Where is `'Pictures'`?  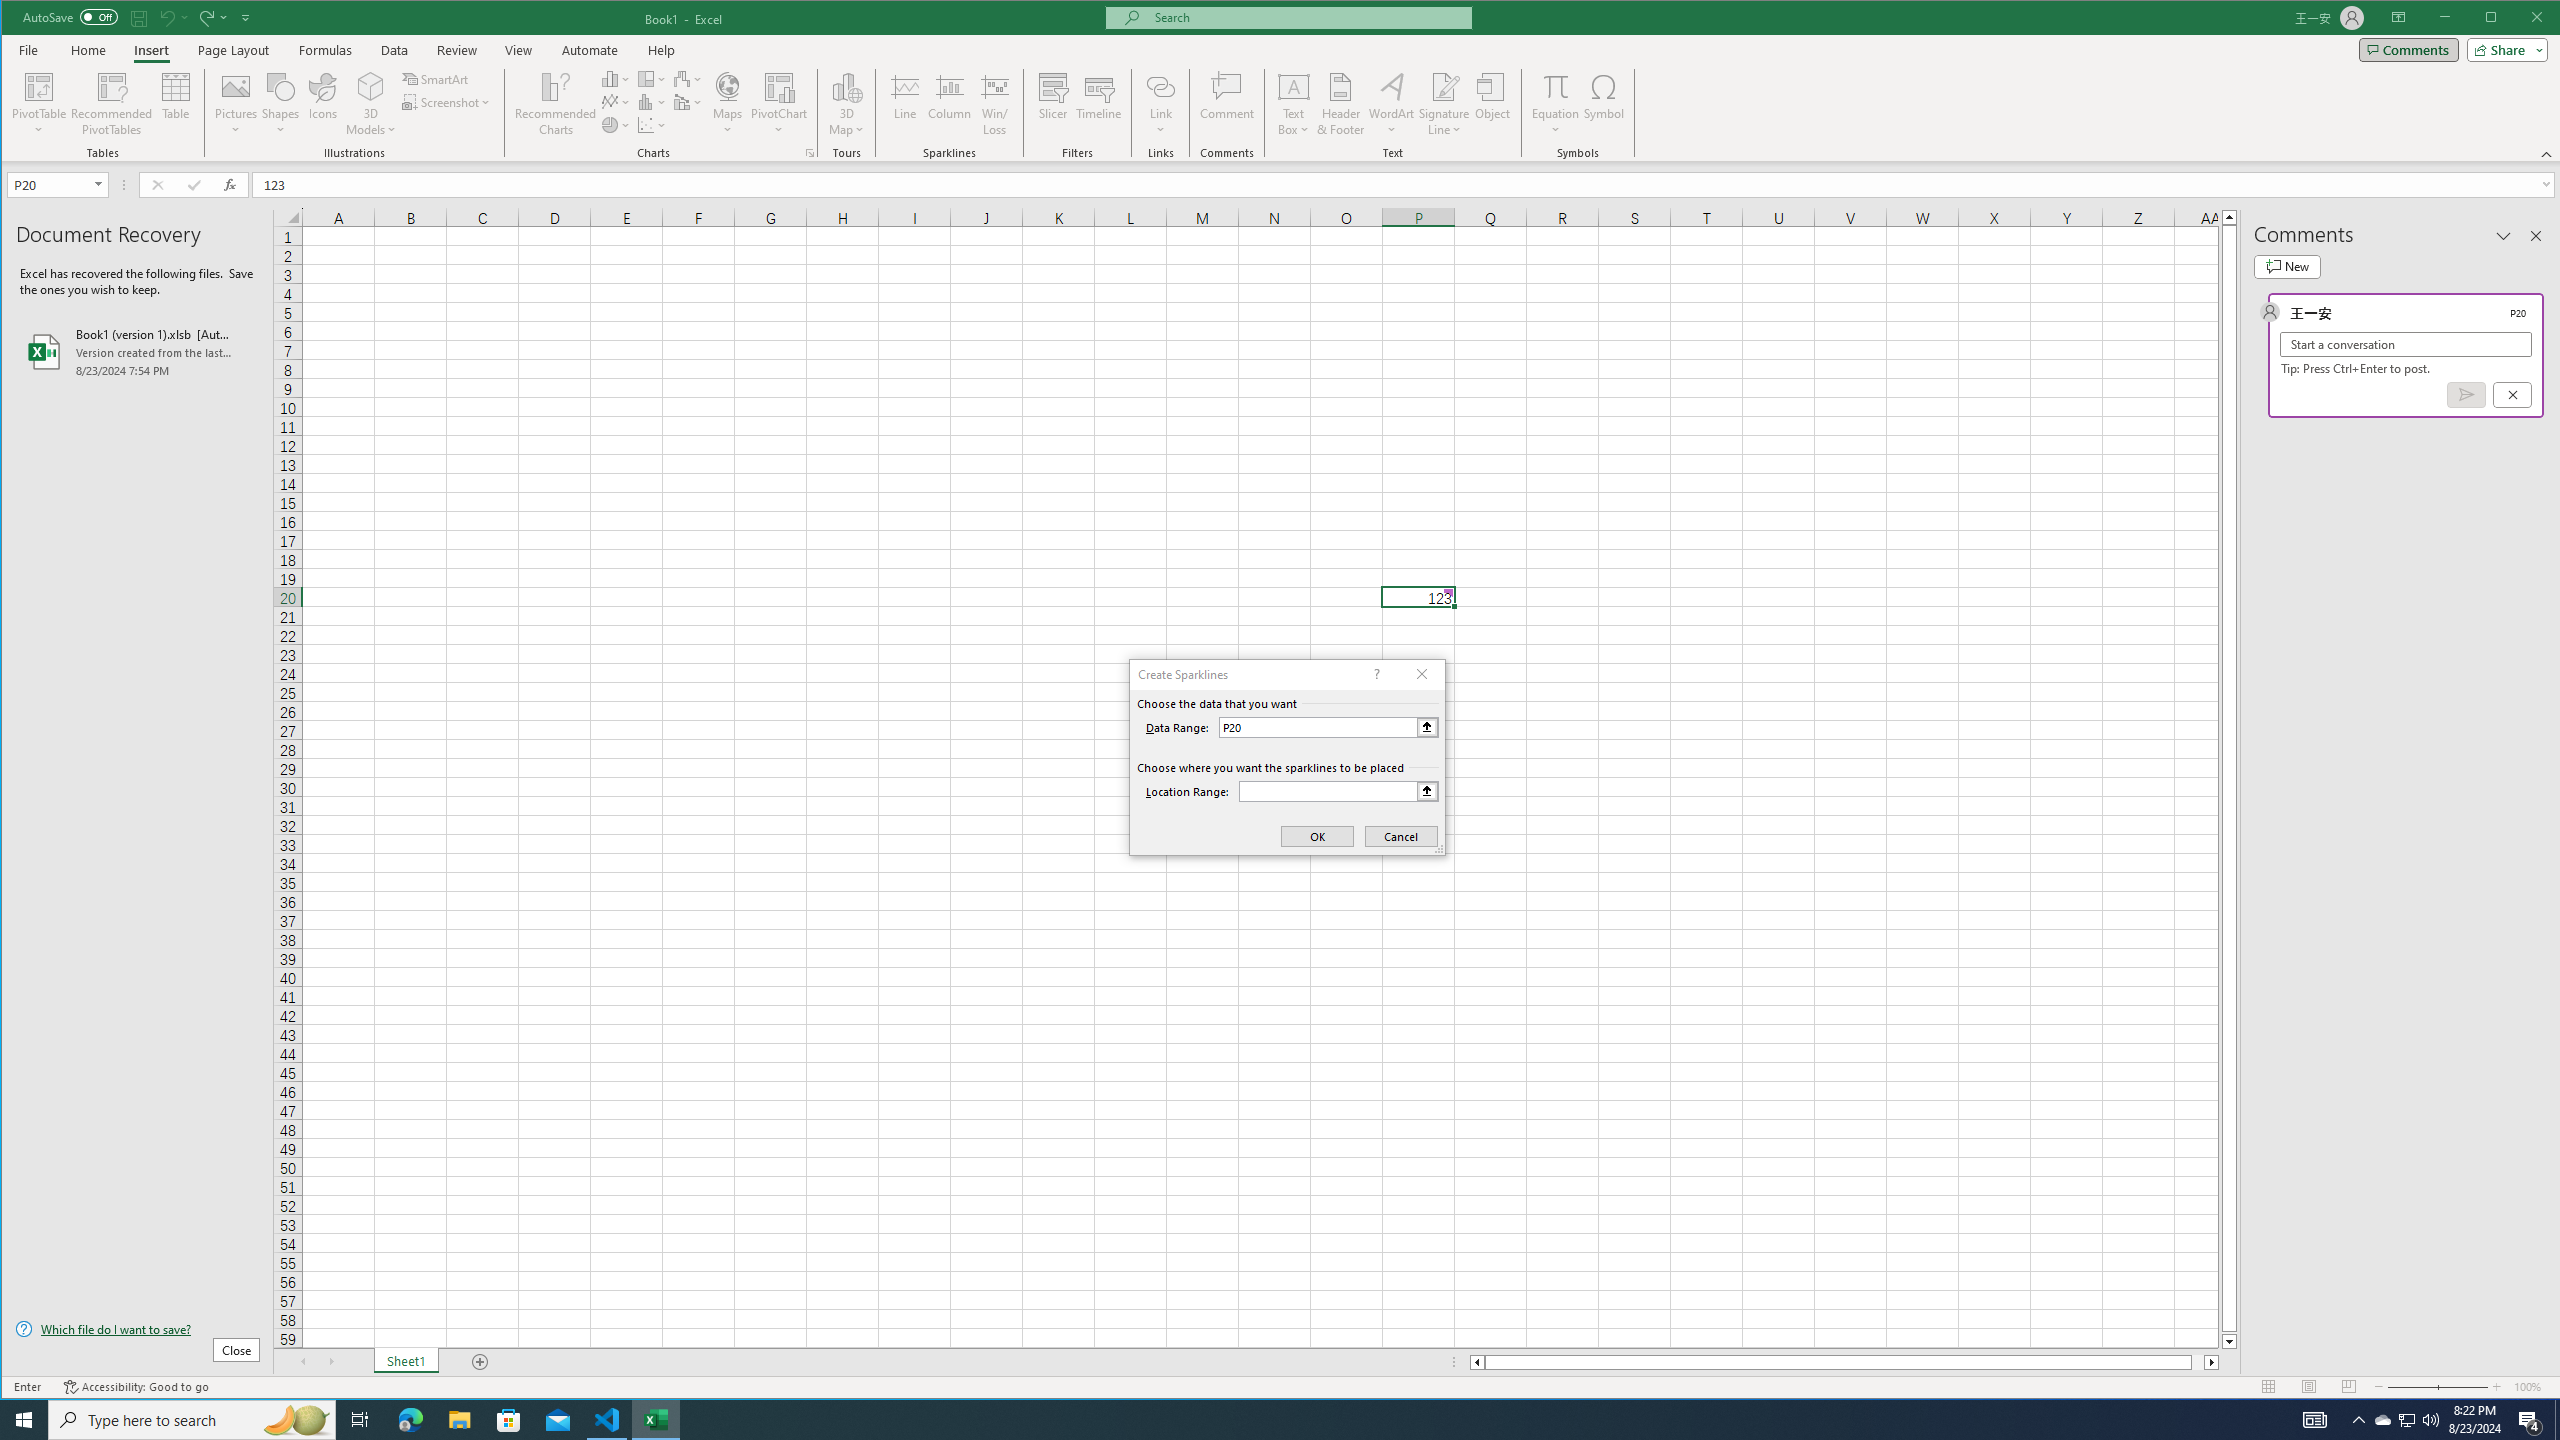 'Pictures' is located at coordinates (236, 103).